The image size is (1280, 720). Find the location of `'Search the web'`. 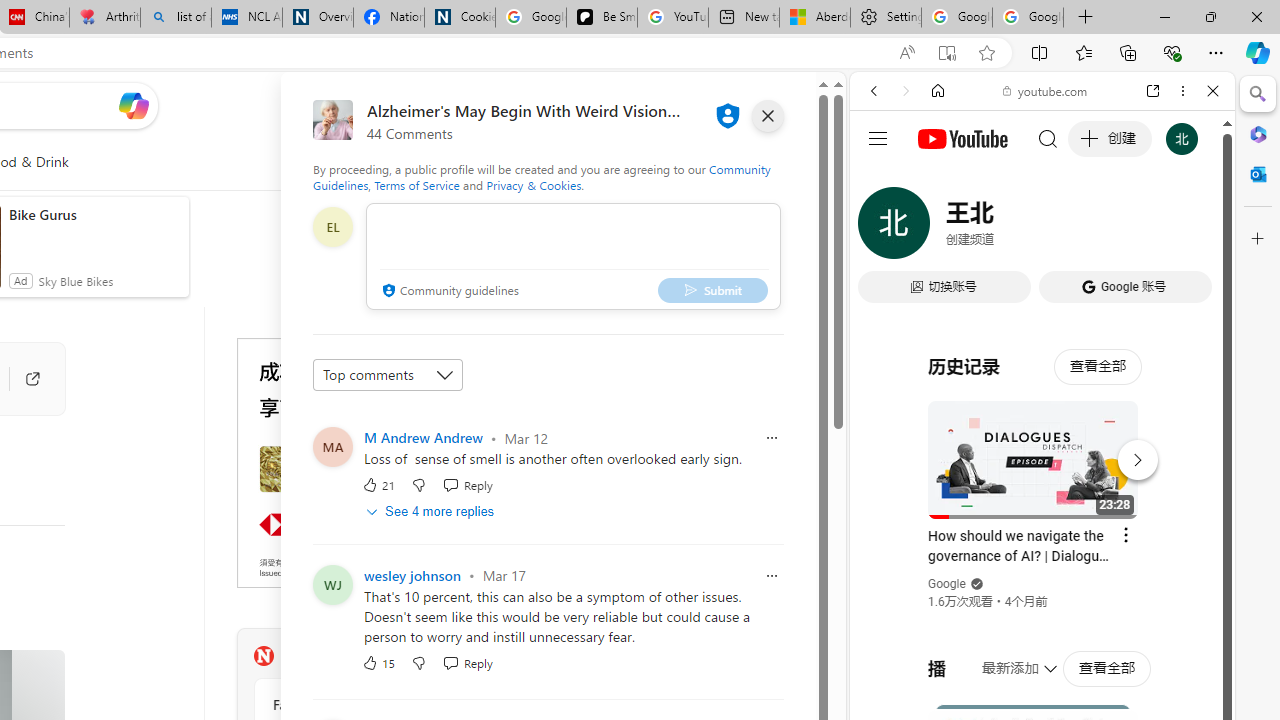

'Search the web' is located at coordinates (1051, 137).